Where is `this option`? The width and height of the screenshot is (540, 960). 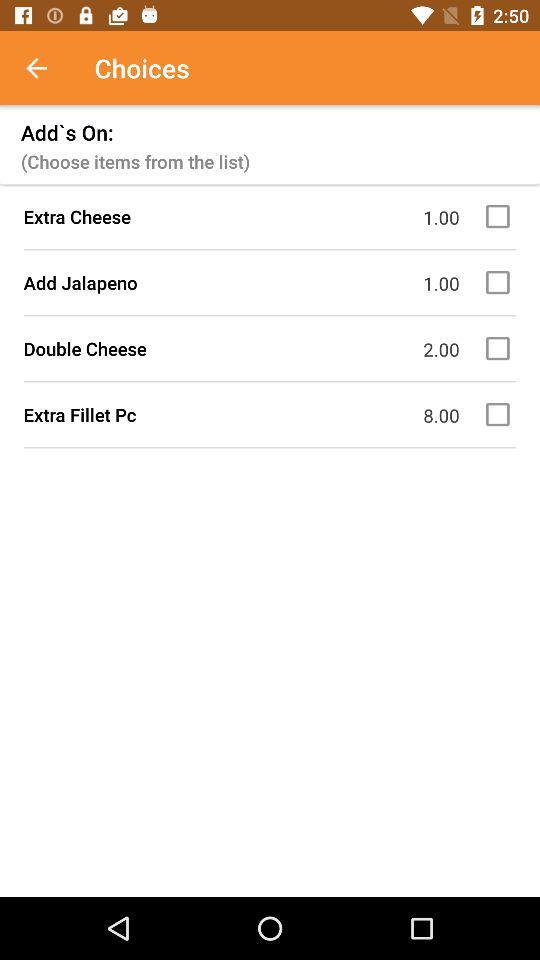 this option is located at coordinates (500, 413).